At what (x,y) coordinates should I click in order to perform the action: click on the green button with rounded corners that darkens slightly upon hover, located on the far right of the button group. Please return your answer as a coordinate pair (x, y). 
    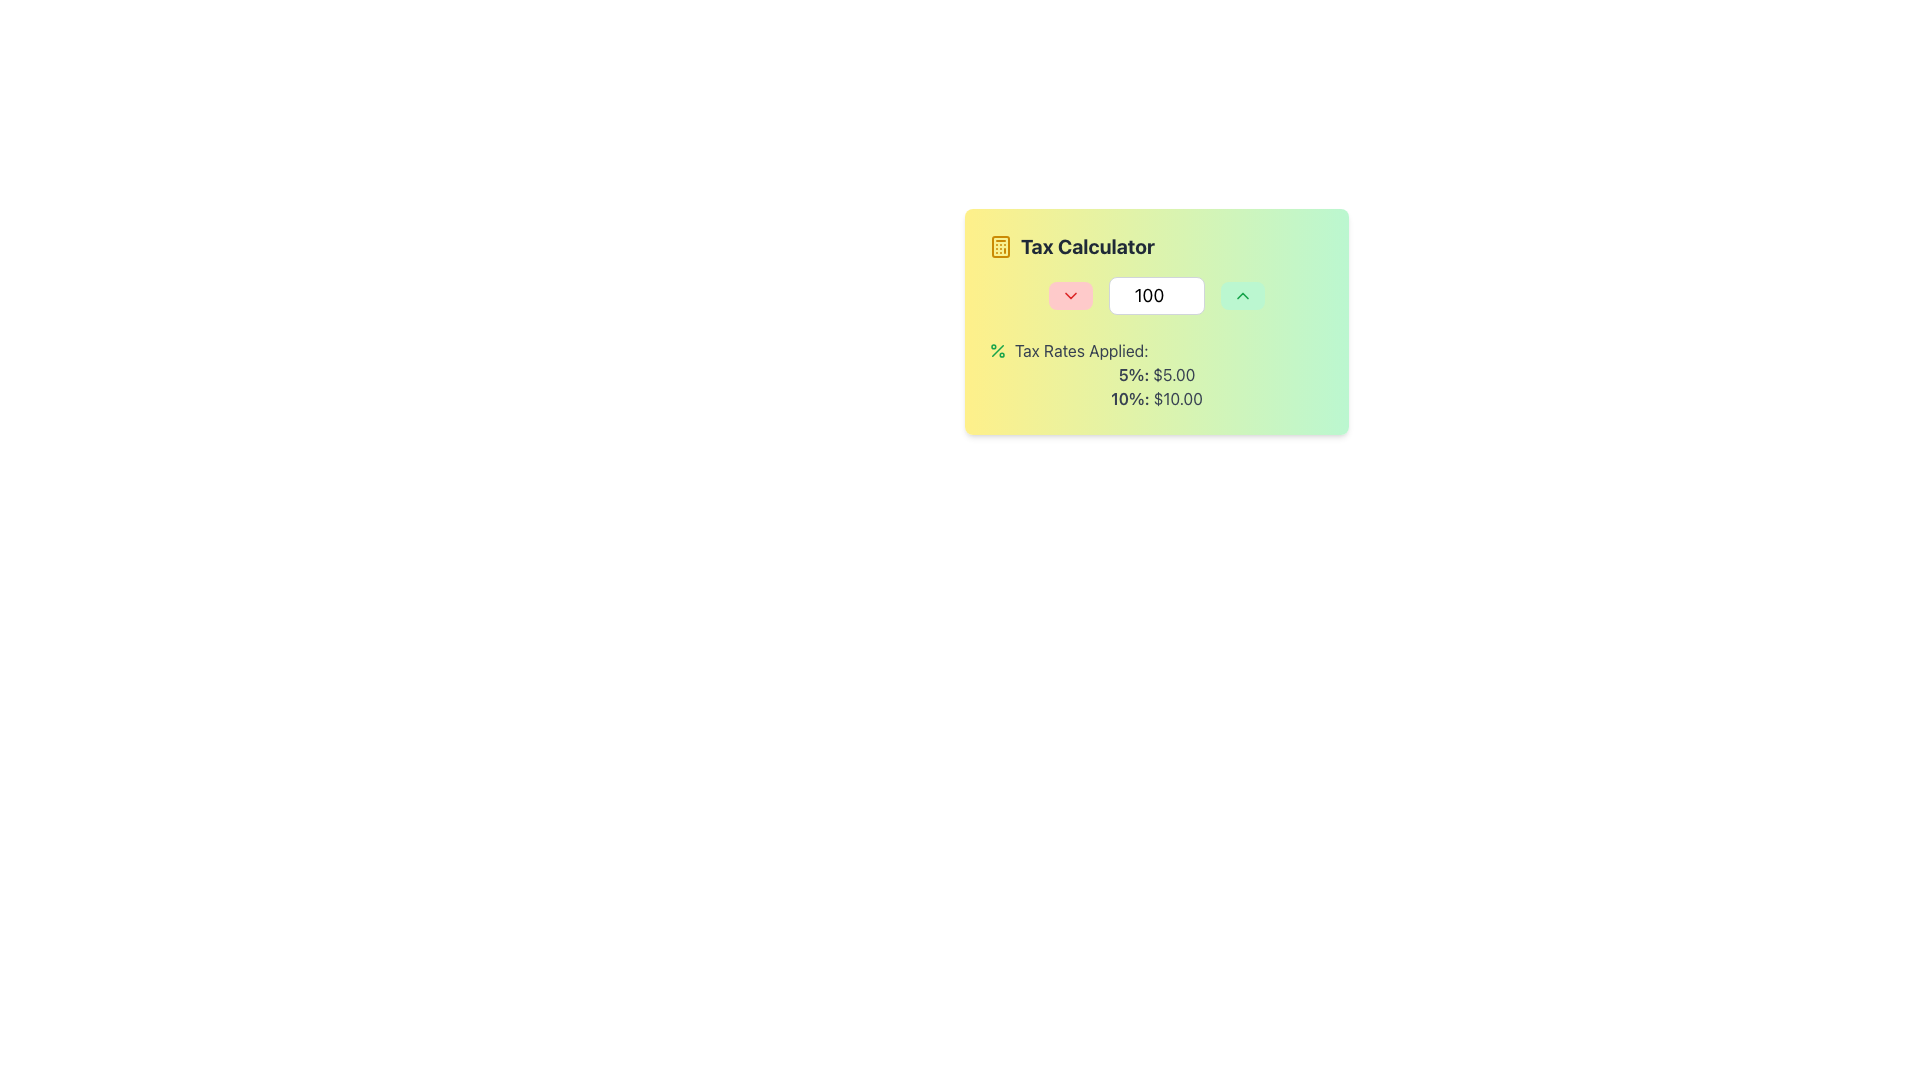
    Looking at the image, I should click on (1242, 296).